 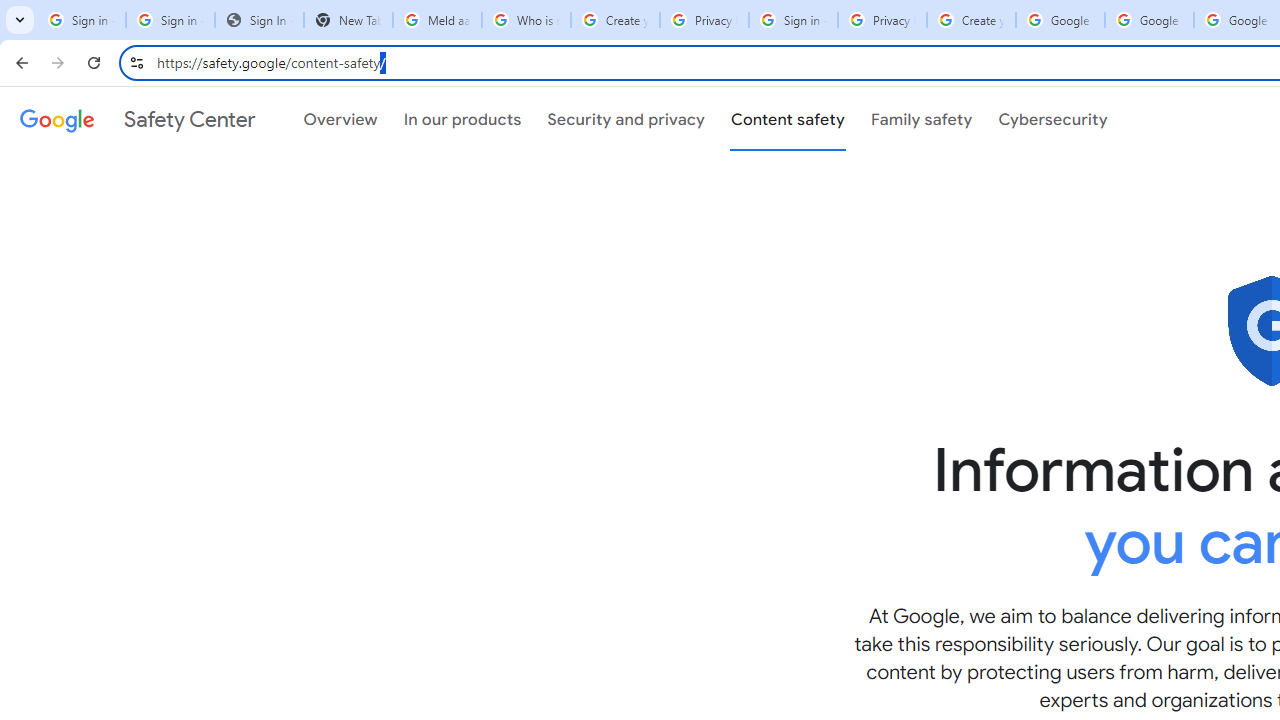 I want to click on 'Reload', so click(x=93, y=61).